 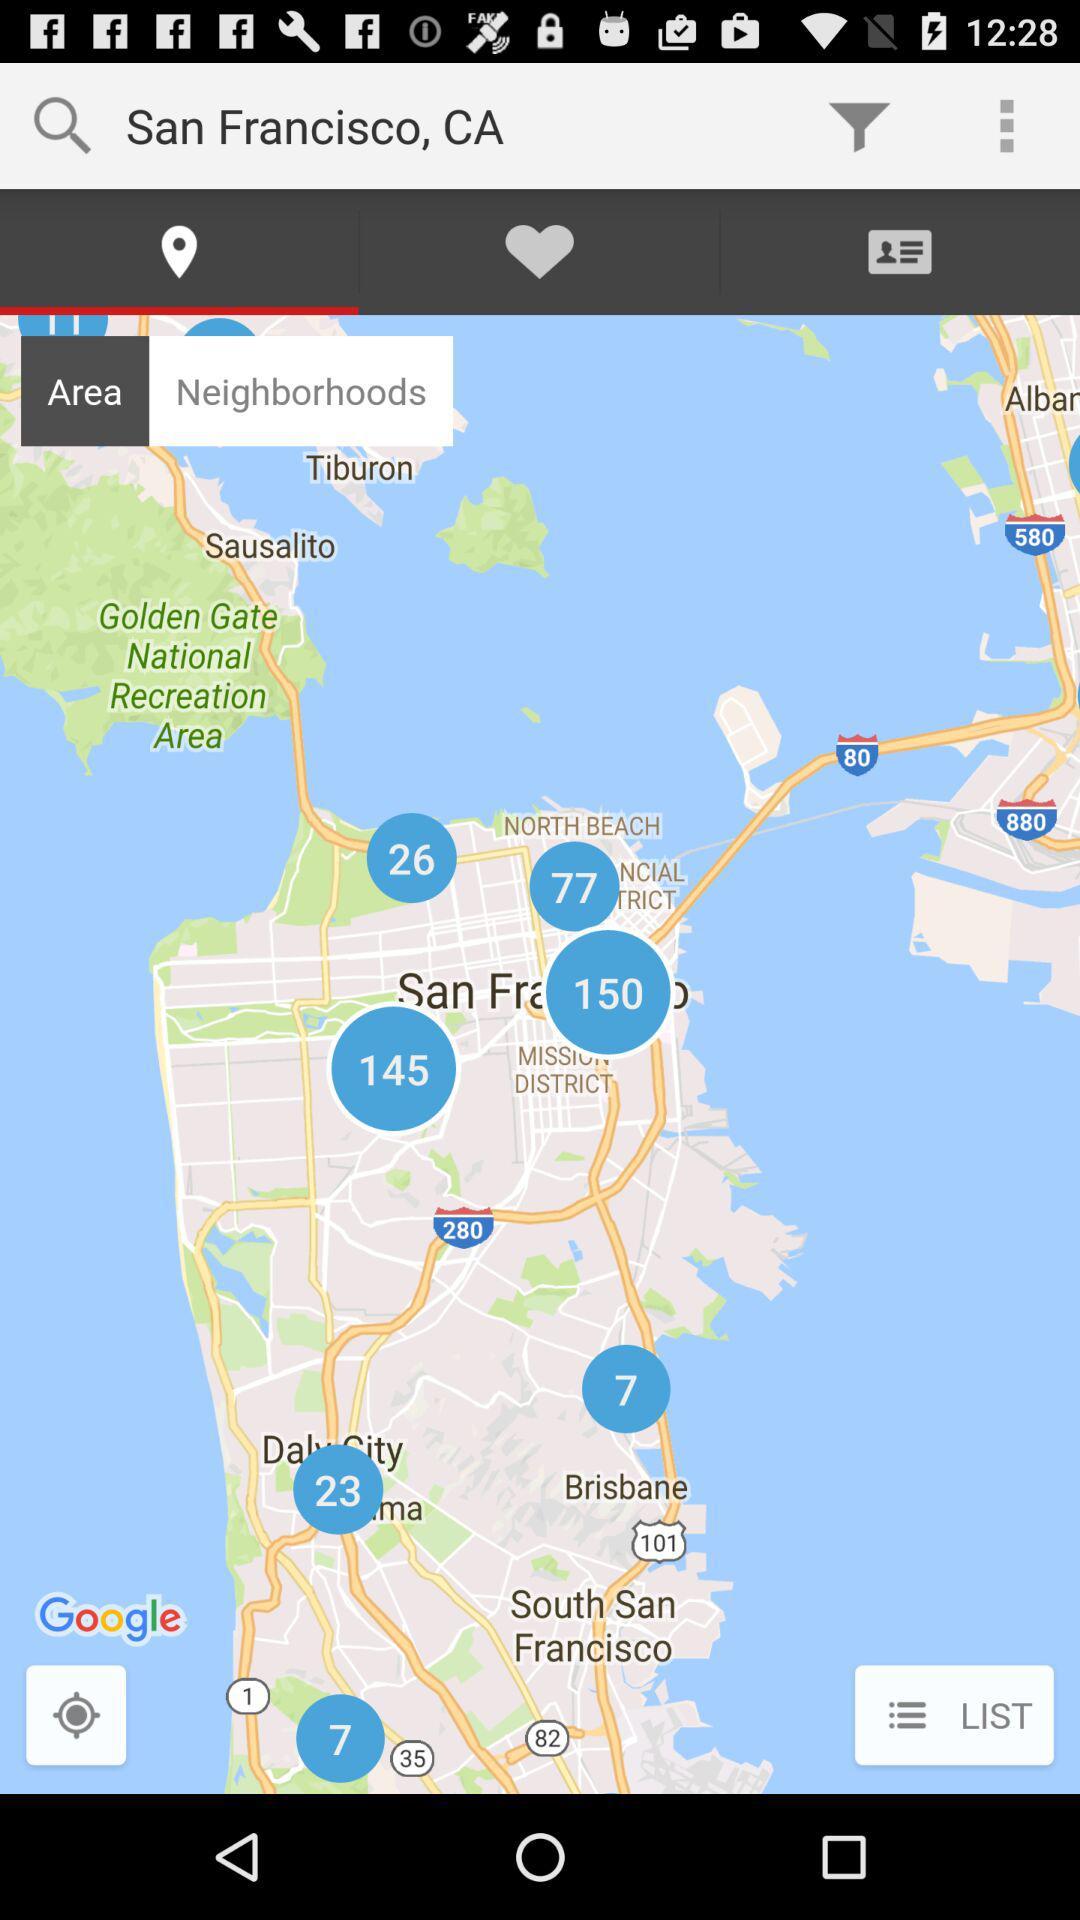 I want to click on app to the right of san francisco, ca item, so click(x=858, y=124).